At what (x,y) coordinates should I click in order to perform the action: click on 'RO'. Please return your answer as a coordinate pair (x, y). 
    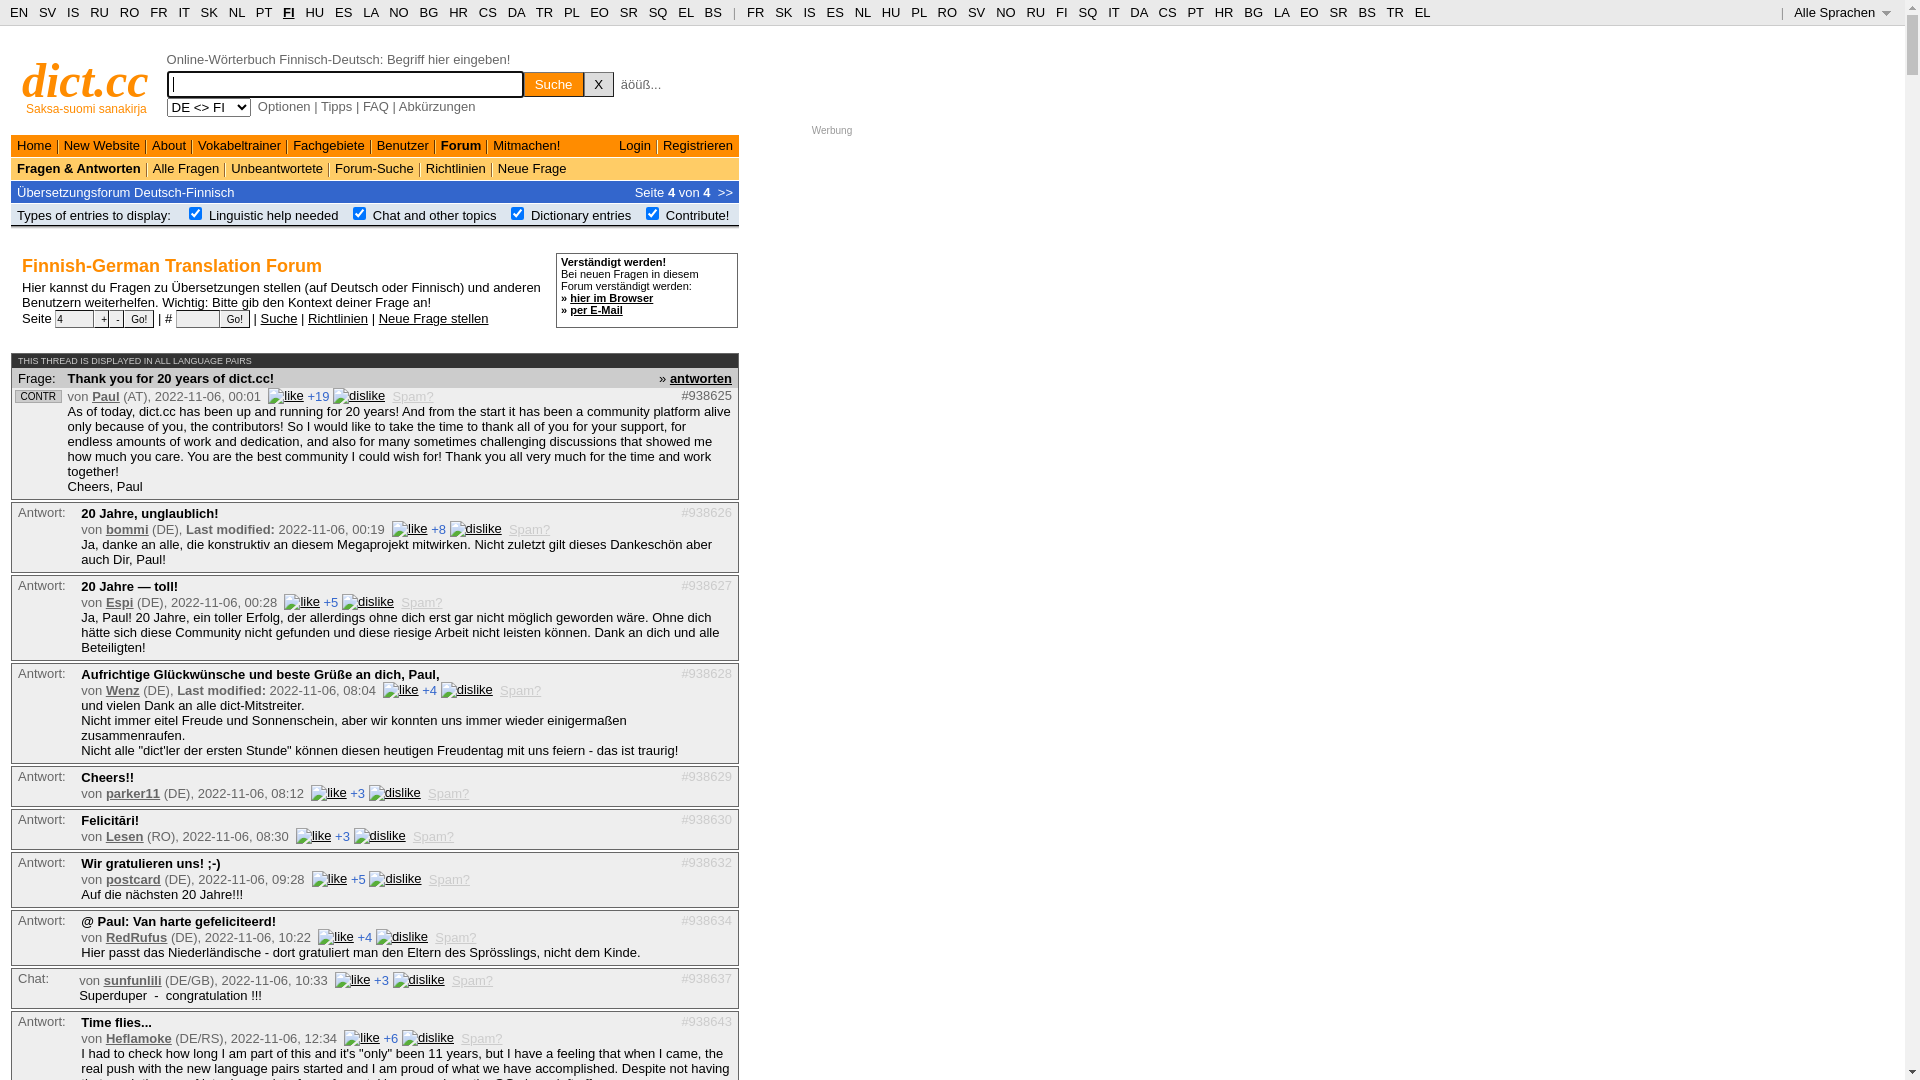
    Looking at the image, I should click on (947, 12).